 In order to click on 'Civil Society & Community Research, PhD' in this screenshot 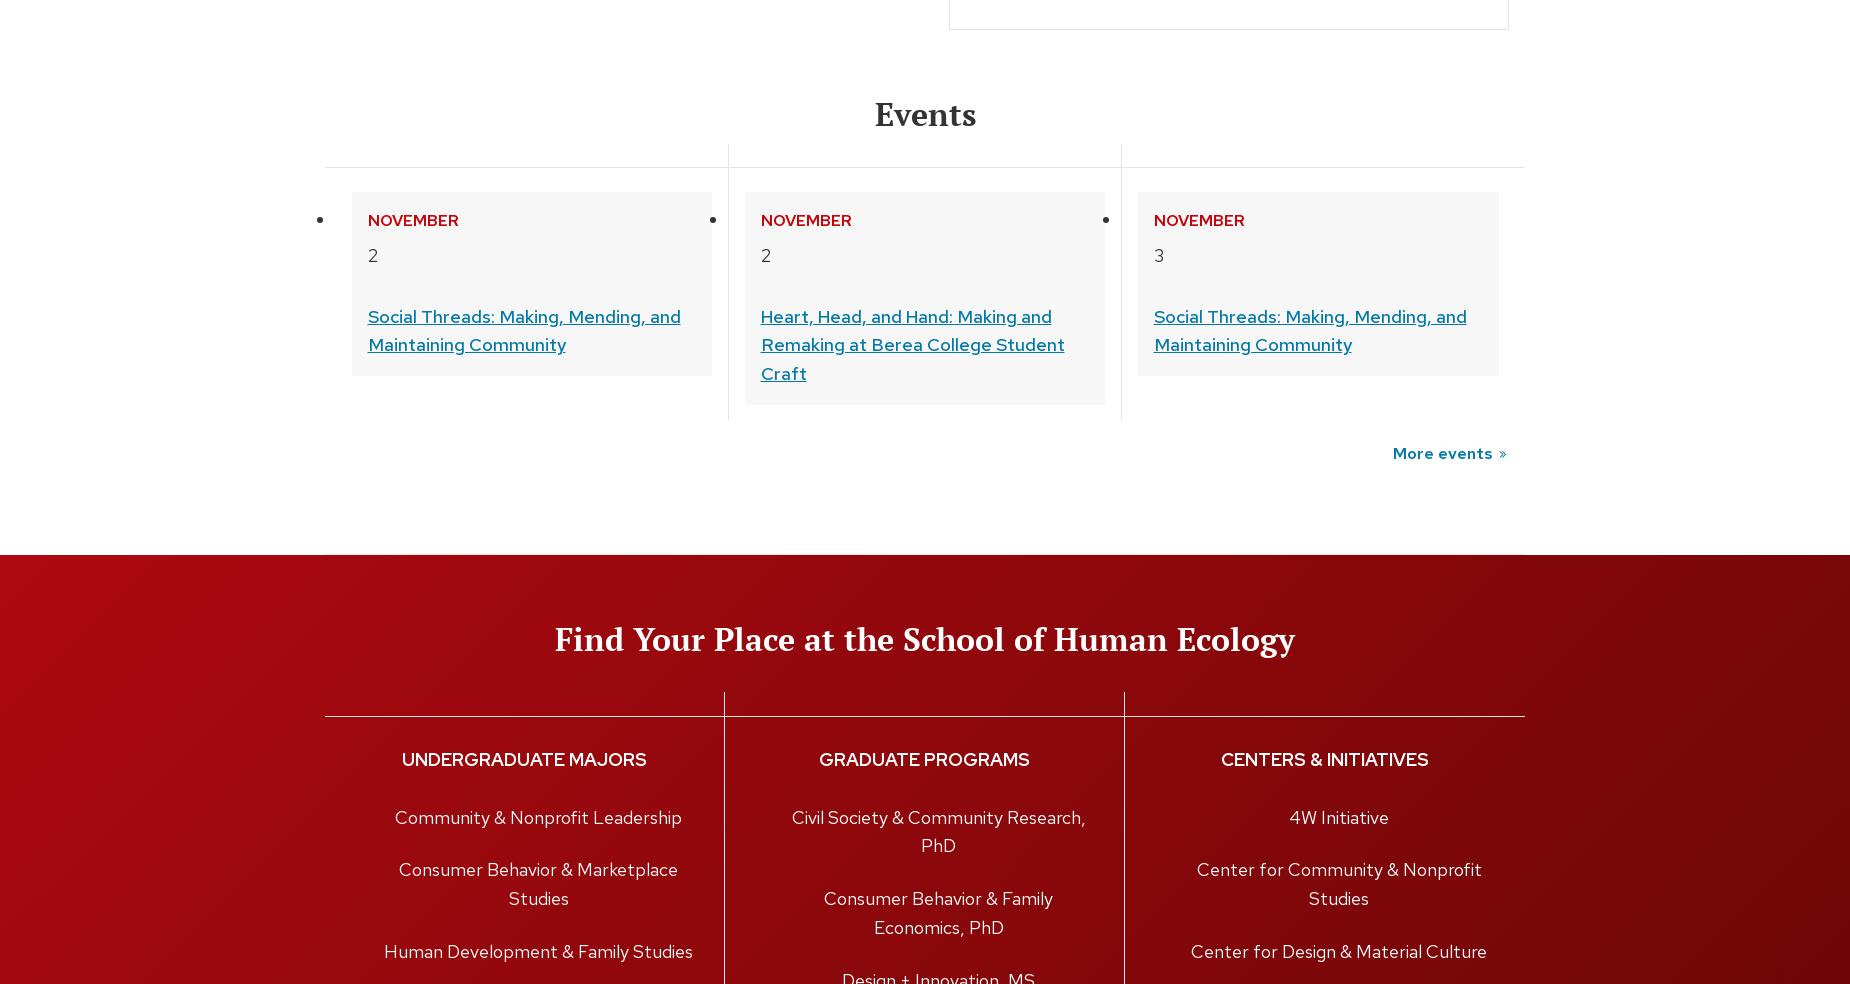, I will do `click(936, 829)`.